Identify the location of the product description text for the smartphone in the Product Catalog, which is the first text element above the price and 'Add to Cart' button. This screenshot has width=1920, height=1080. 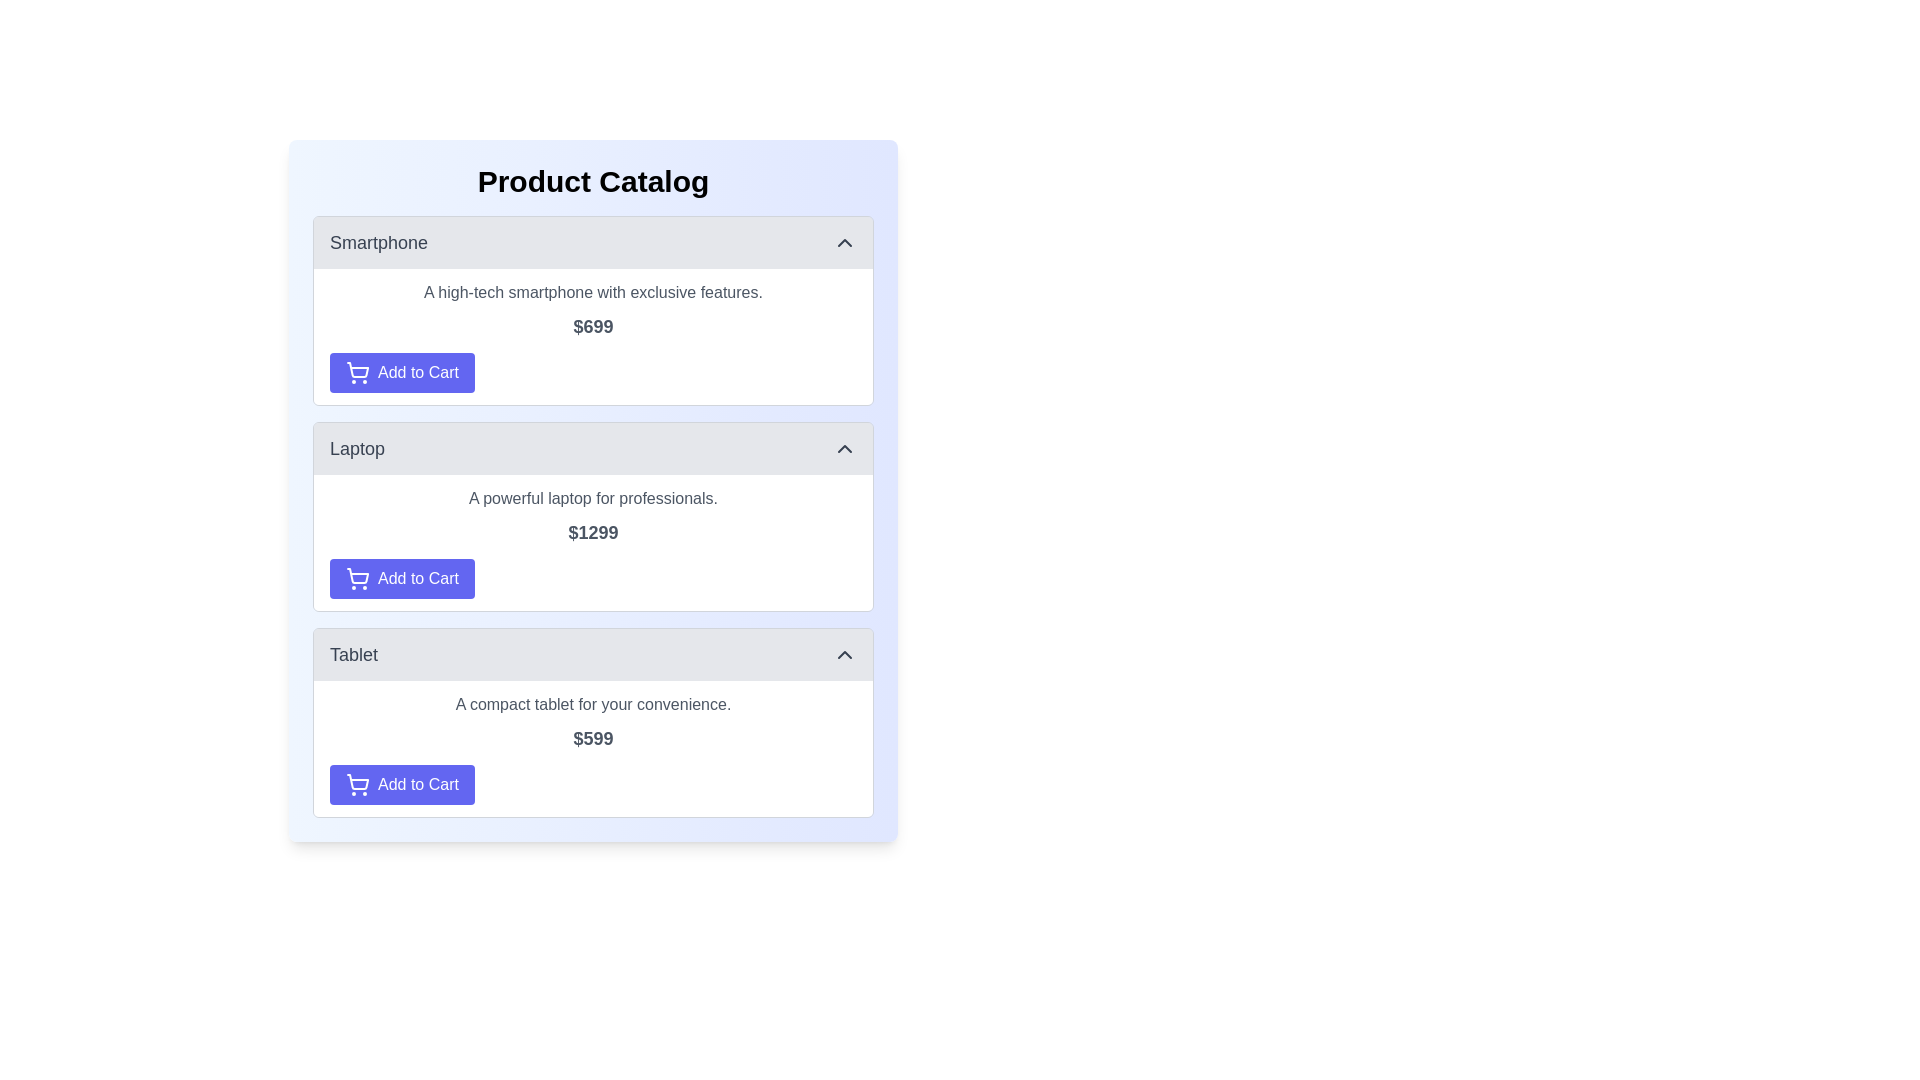
(592, 293).